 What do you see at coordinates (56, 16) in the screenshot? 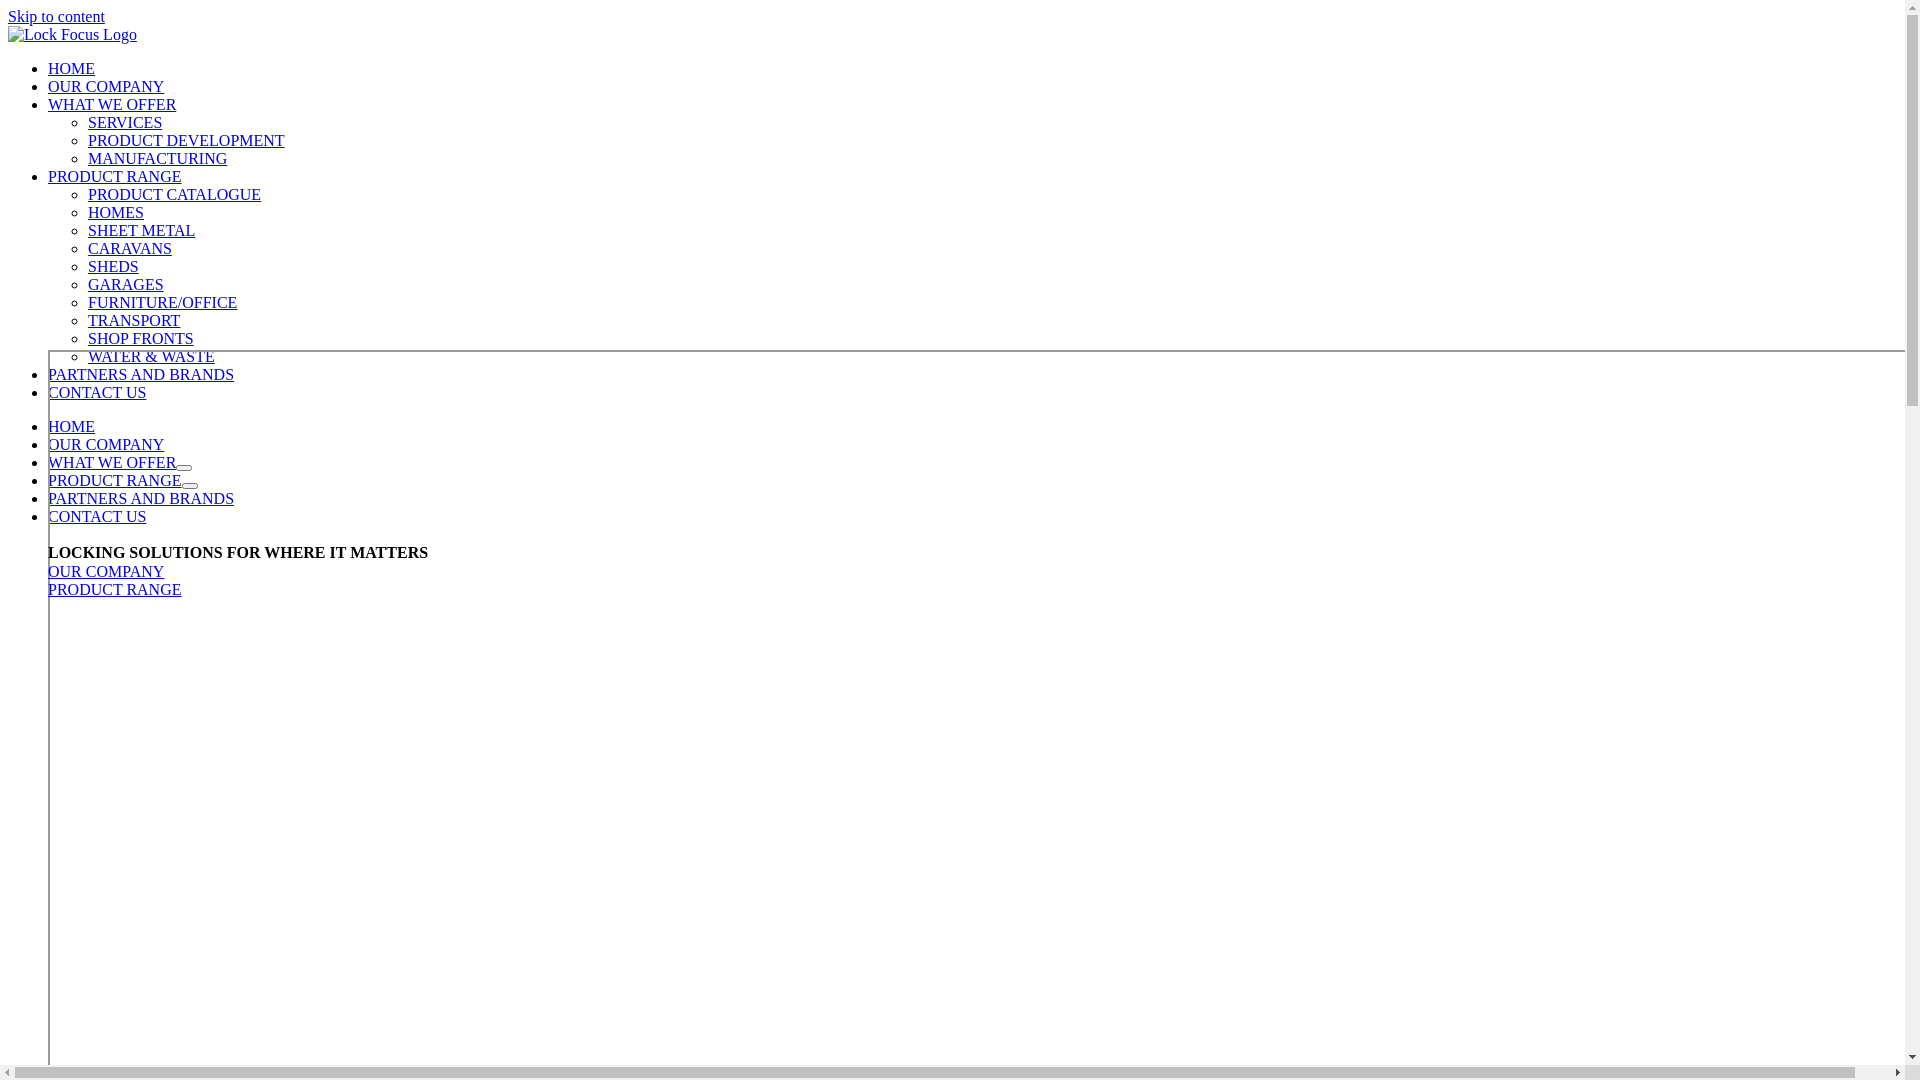
I see `'Skip to content'` at bounding box center [56, 16].